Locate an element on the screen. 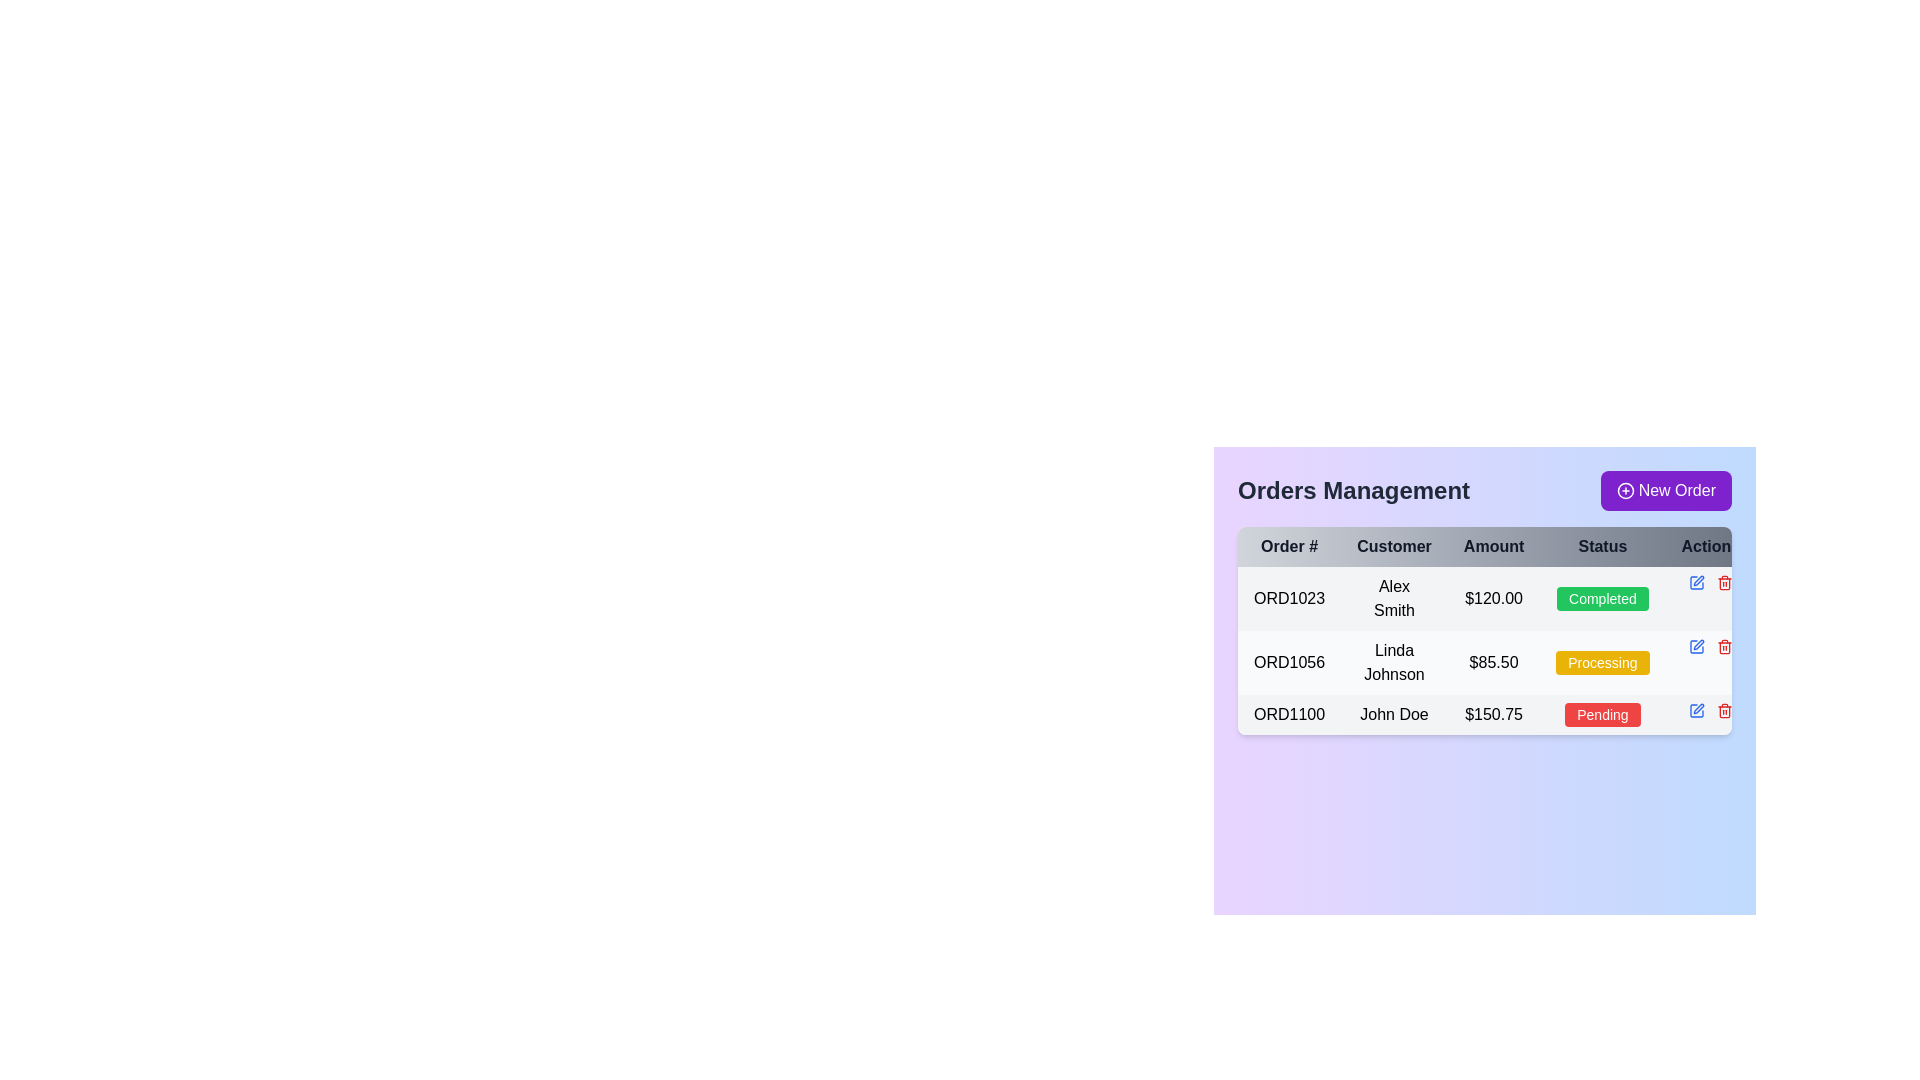  the first table row in the 'Orders Management' section is located at coordinates (1497, 597).